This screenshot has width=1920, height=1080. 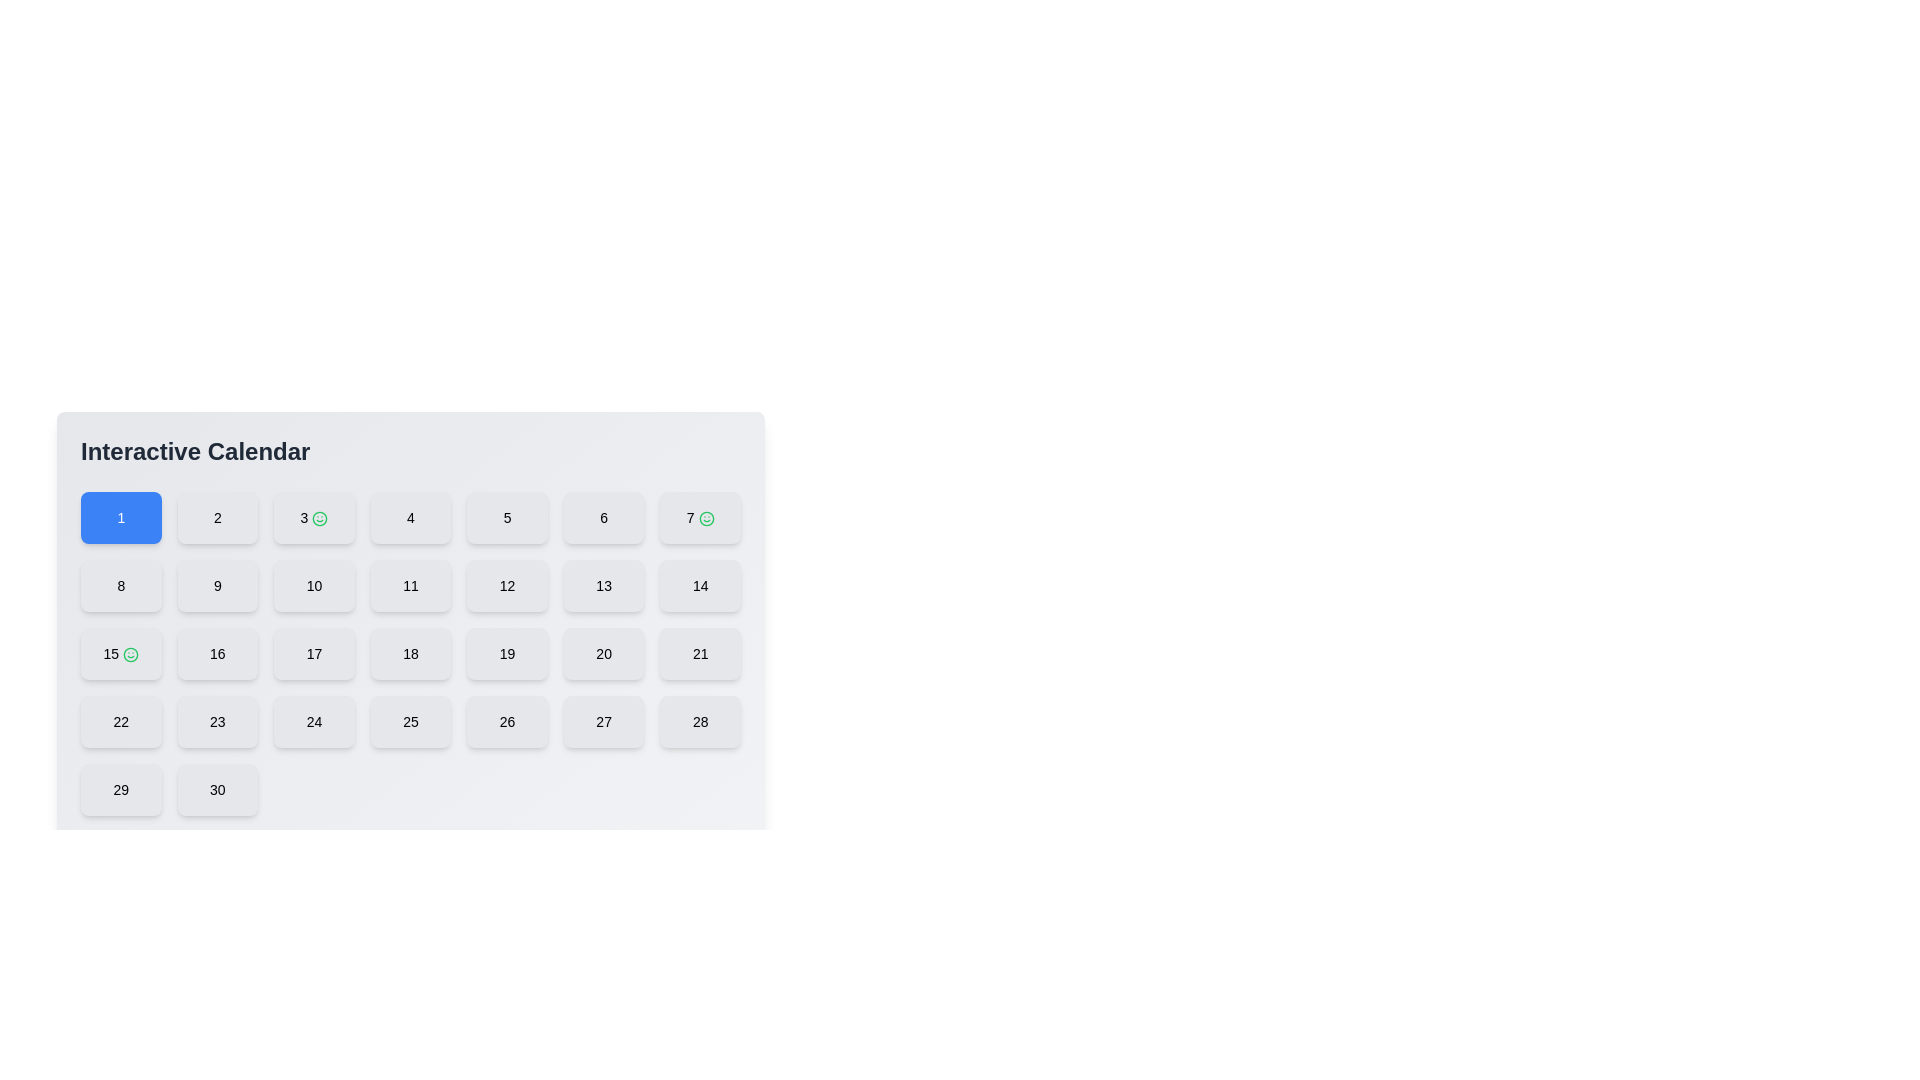 I want to click on the button labeled '18' with a light gray background, so click(x=410, y=654).